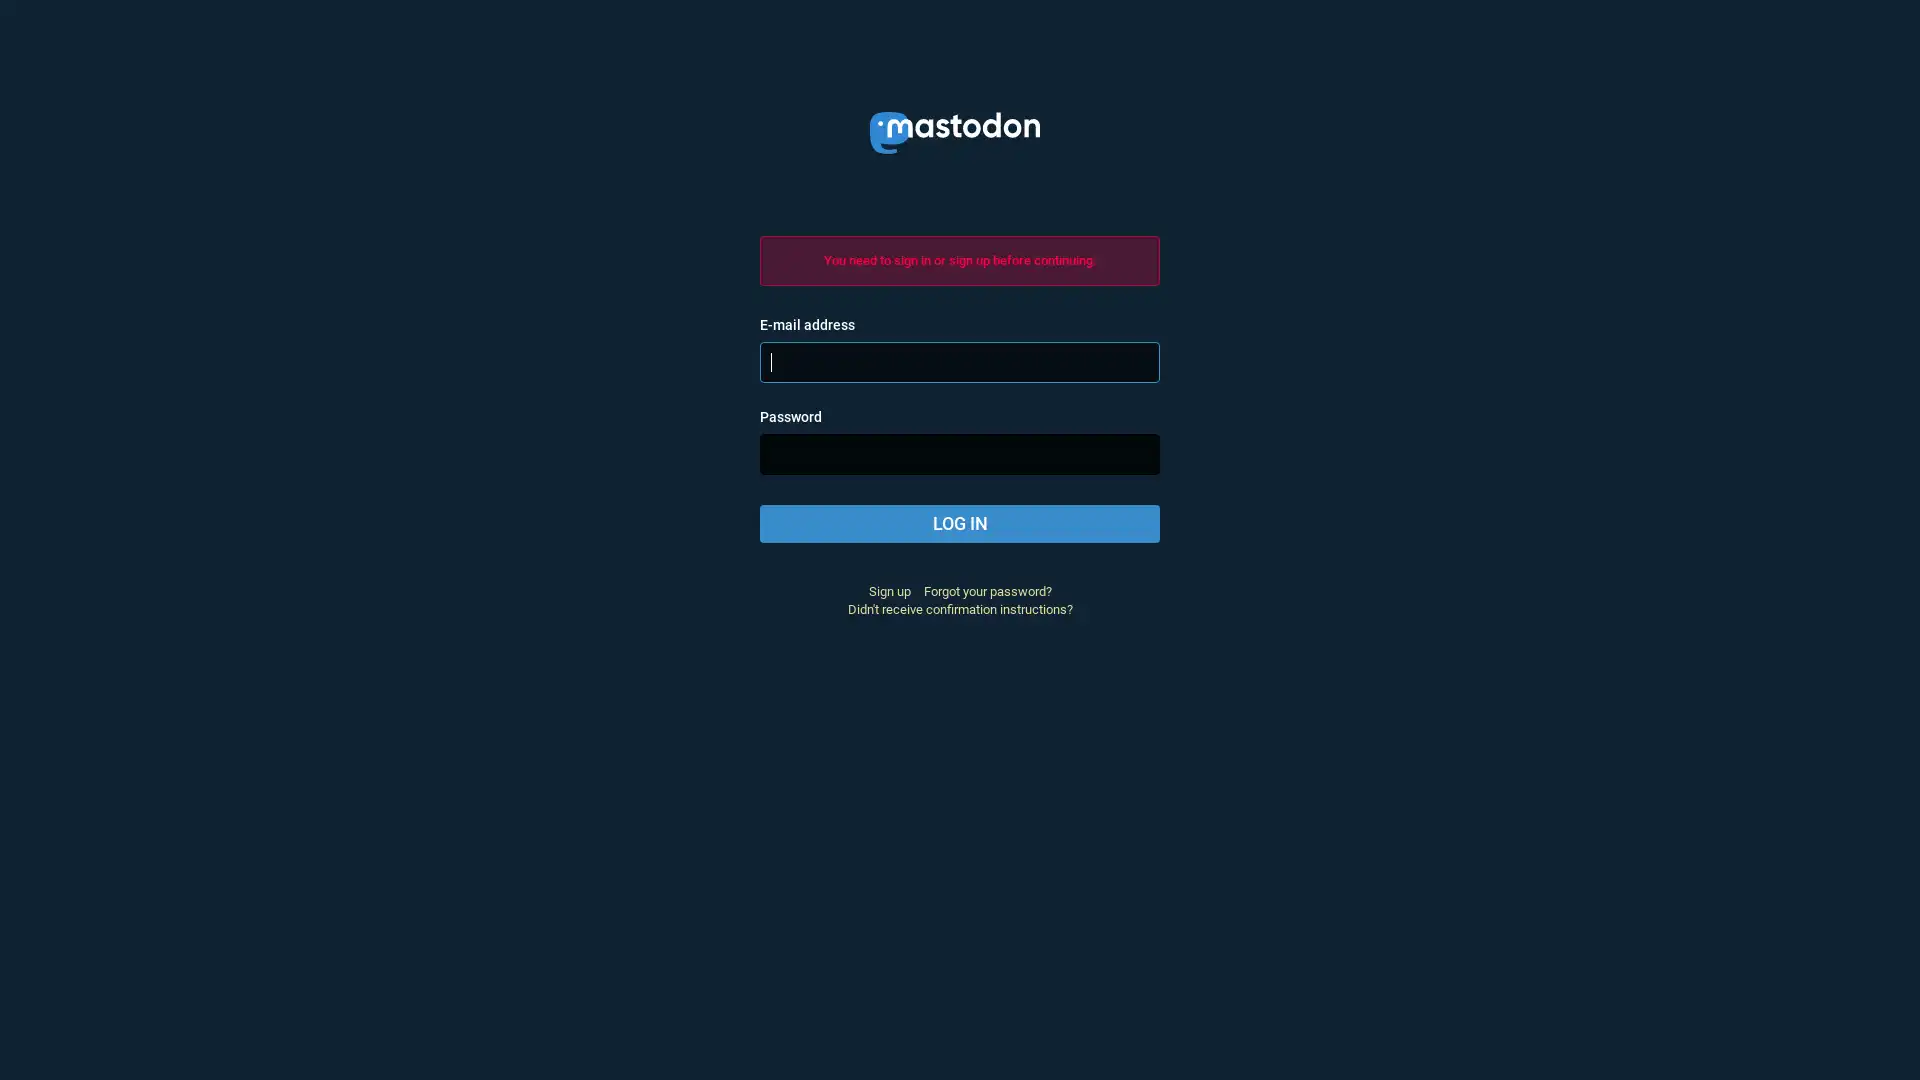  I want to click on LOG IN, so click(960, 523).